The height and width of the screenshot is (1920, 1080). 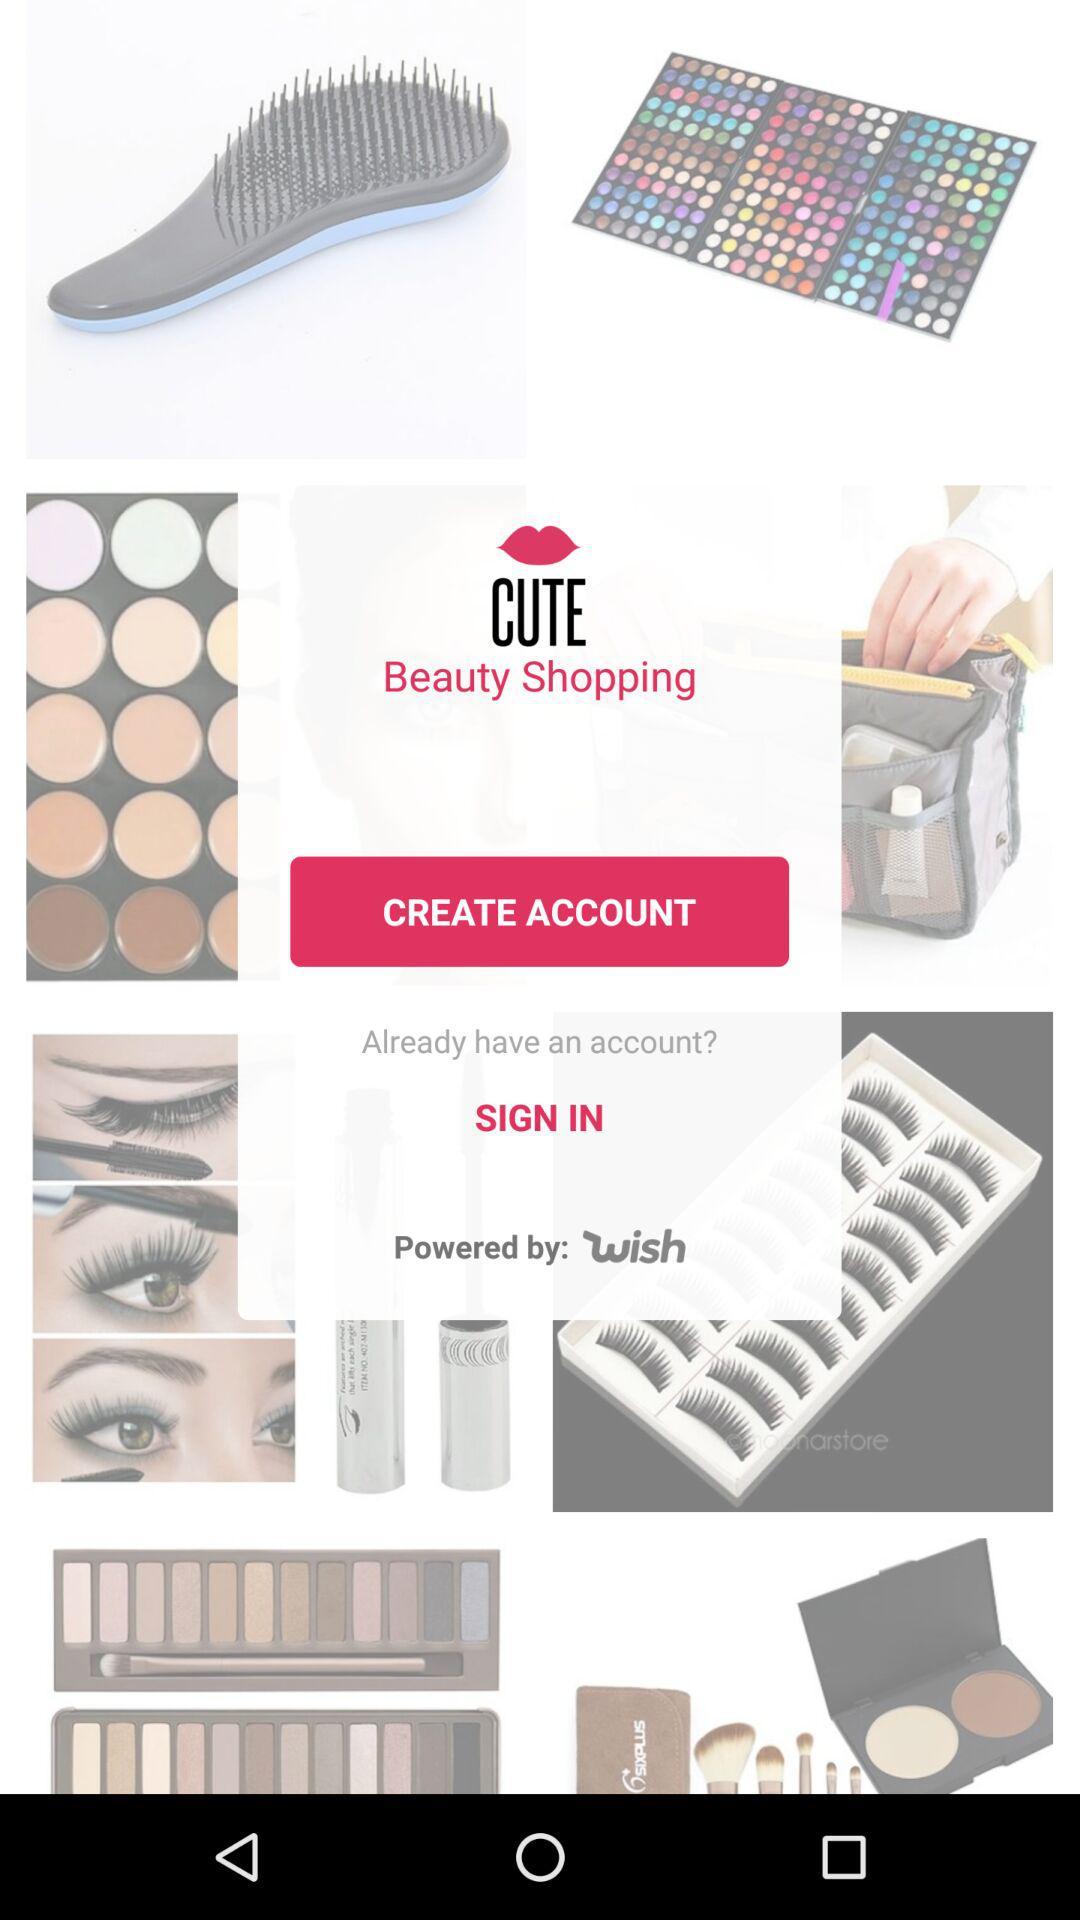 What do you see at coordinates (801, 1660) in the screenshot?
I see `make box` at bounding box center [801, 1660].